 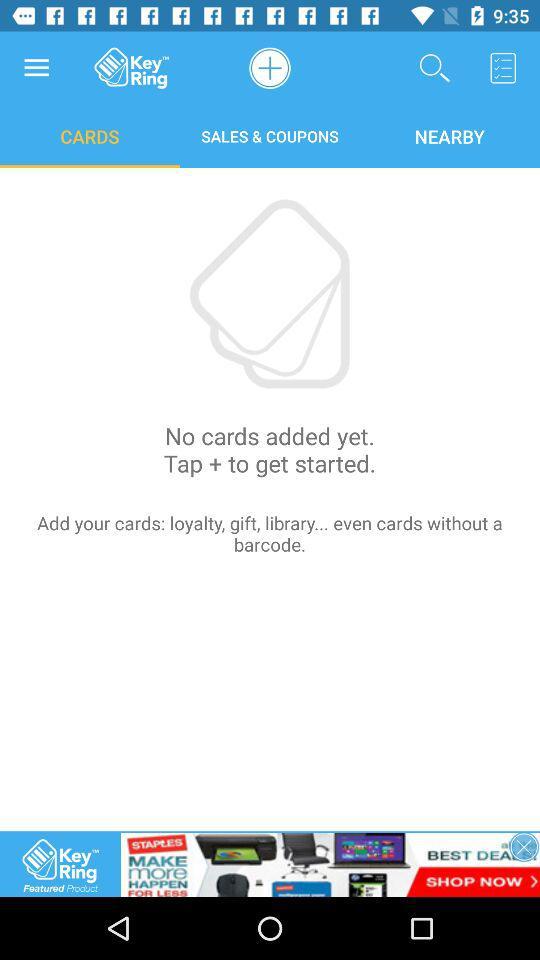 I want to click on the close icon, so click(x=524, y=846).